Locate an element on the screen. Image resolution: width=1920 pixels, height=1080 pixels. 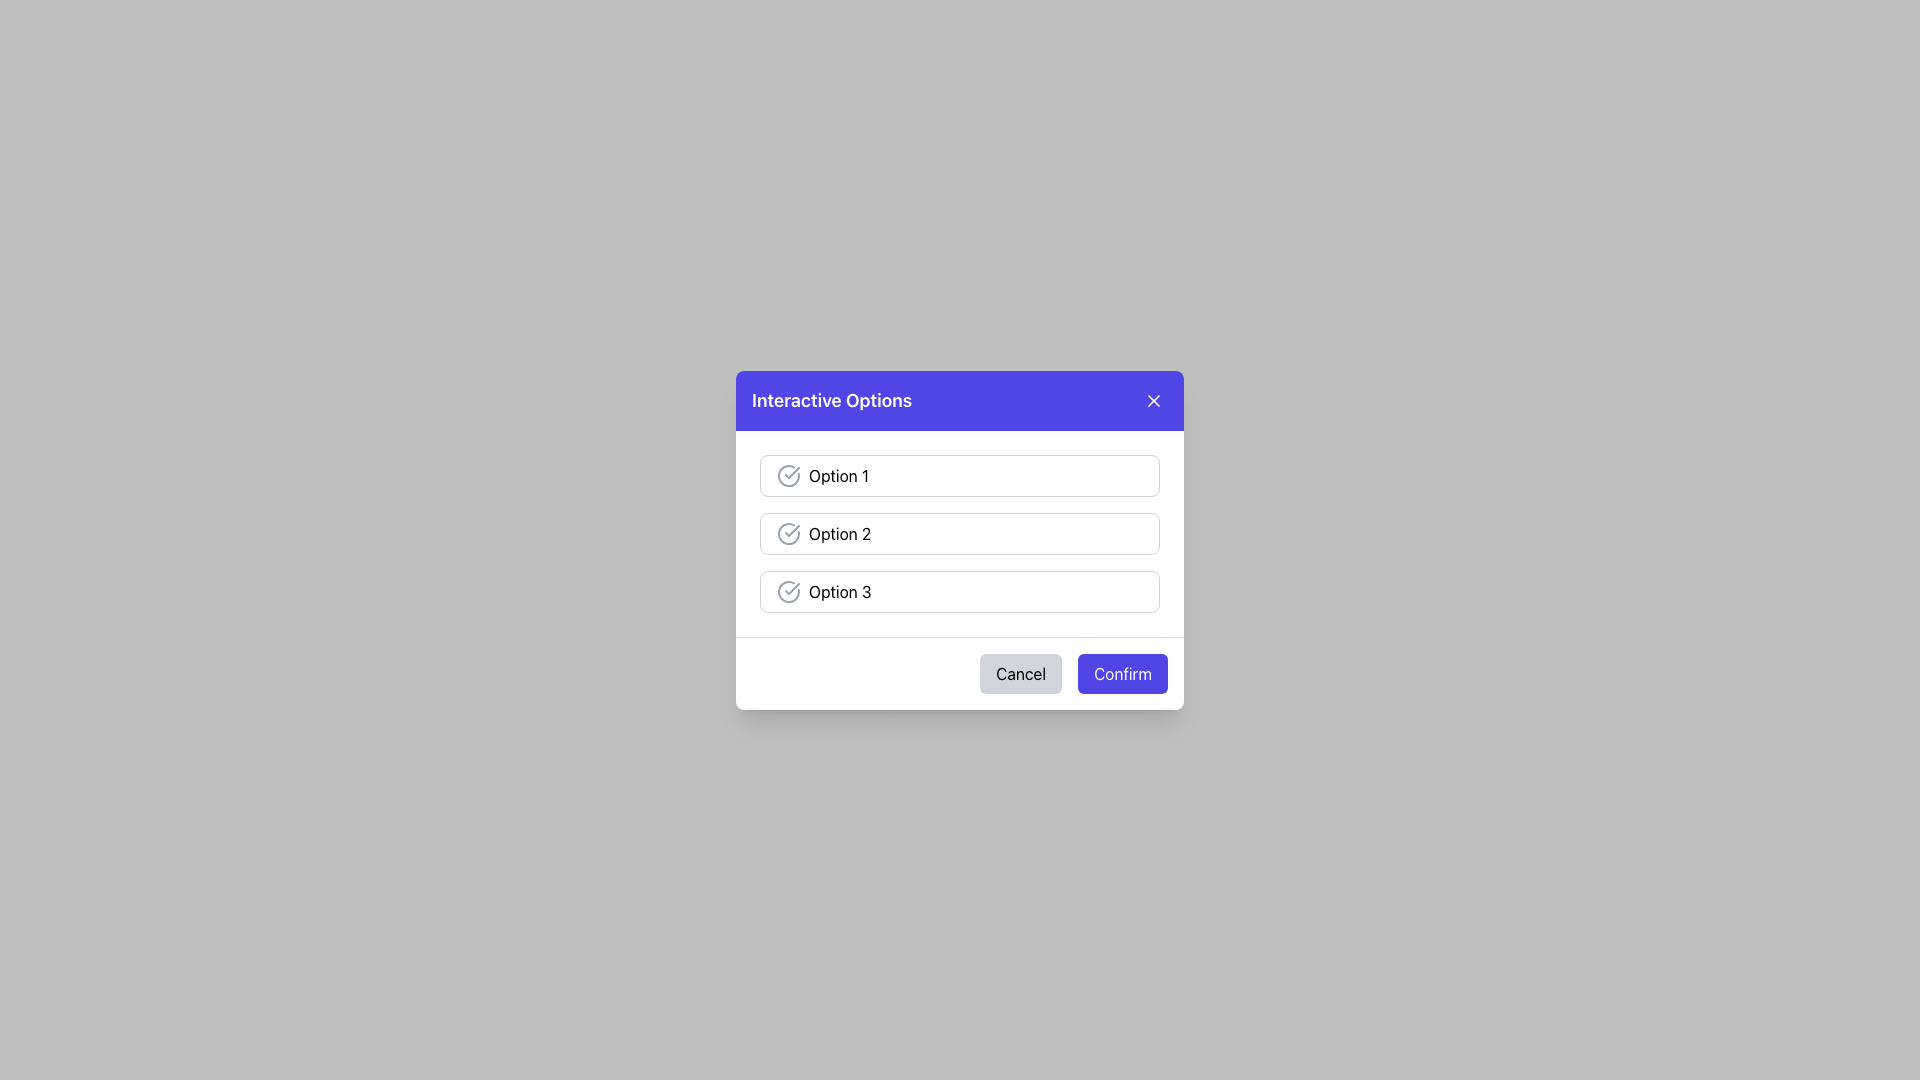
the text label displaying 'Option 2' is located at coordinates (840, 532).